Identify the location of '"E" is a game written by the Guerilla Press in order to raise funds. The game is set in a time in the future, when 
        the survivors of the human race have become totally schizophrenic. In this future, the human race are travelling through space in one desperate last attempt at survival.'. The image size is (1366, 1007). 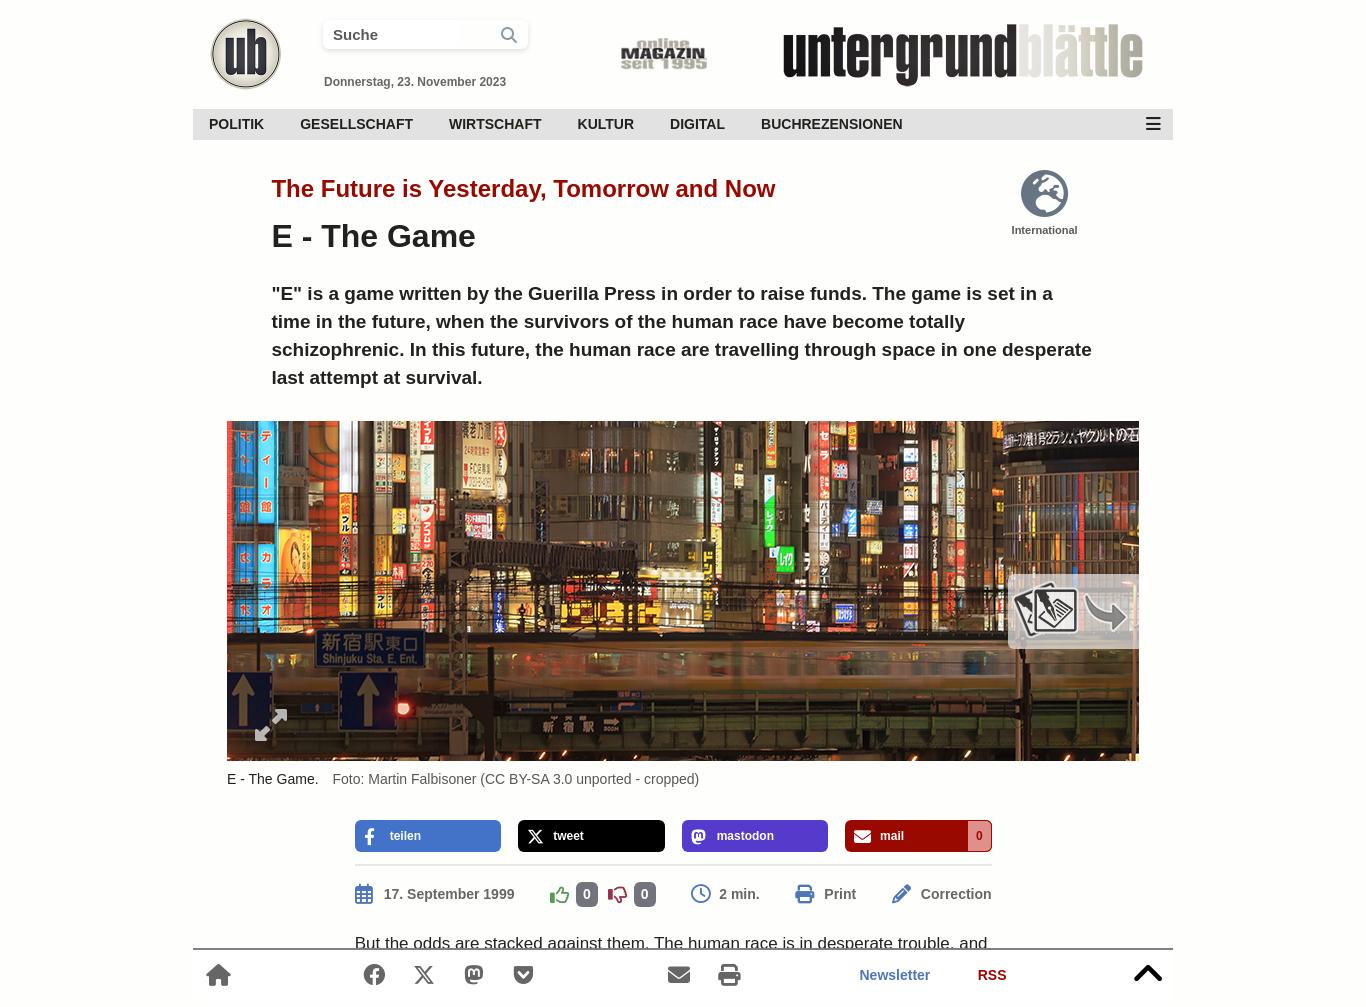
(271, 335).